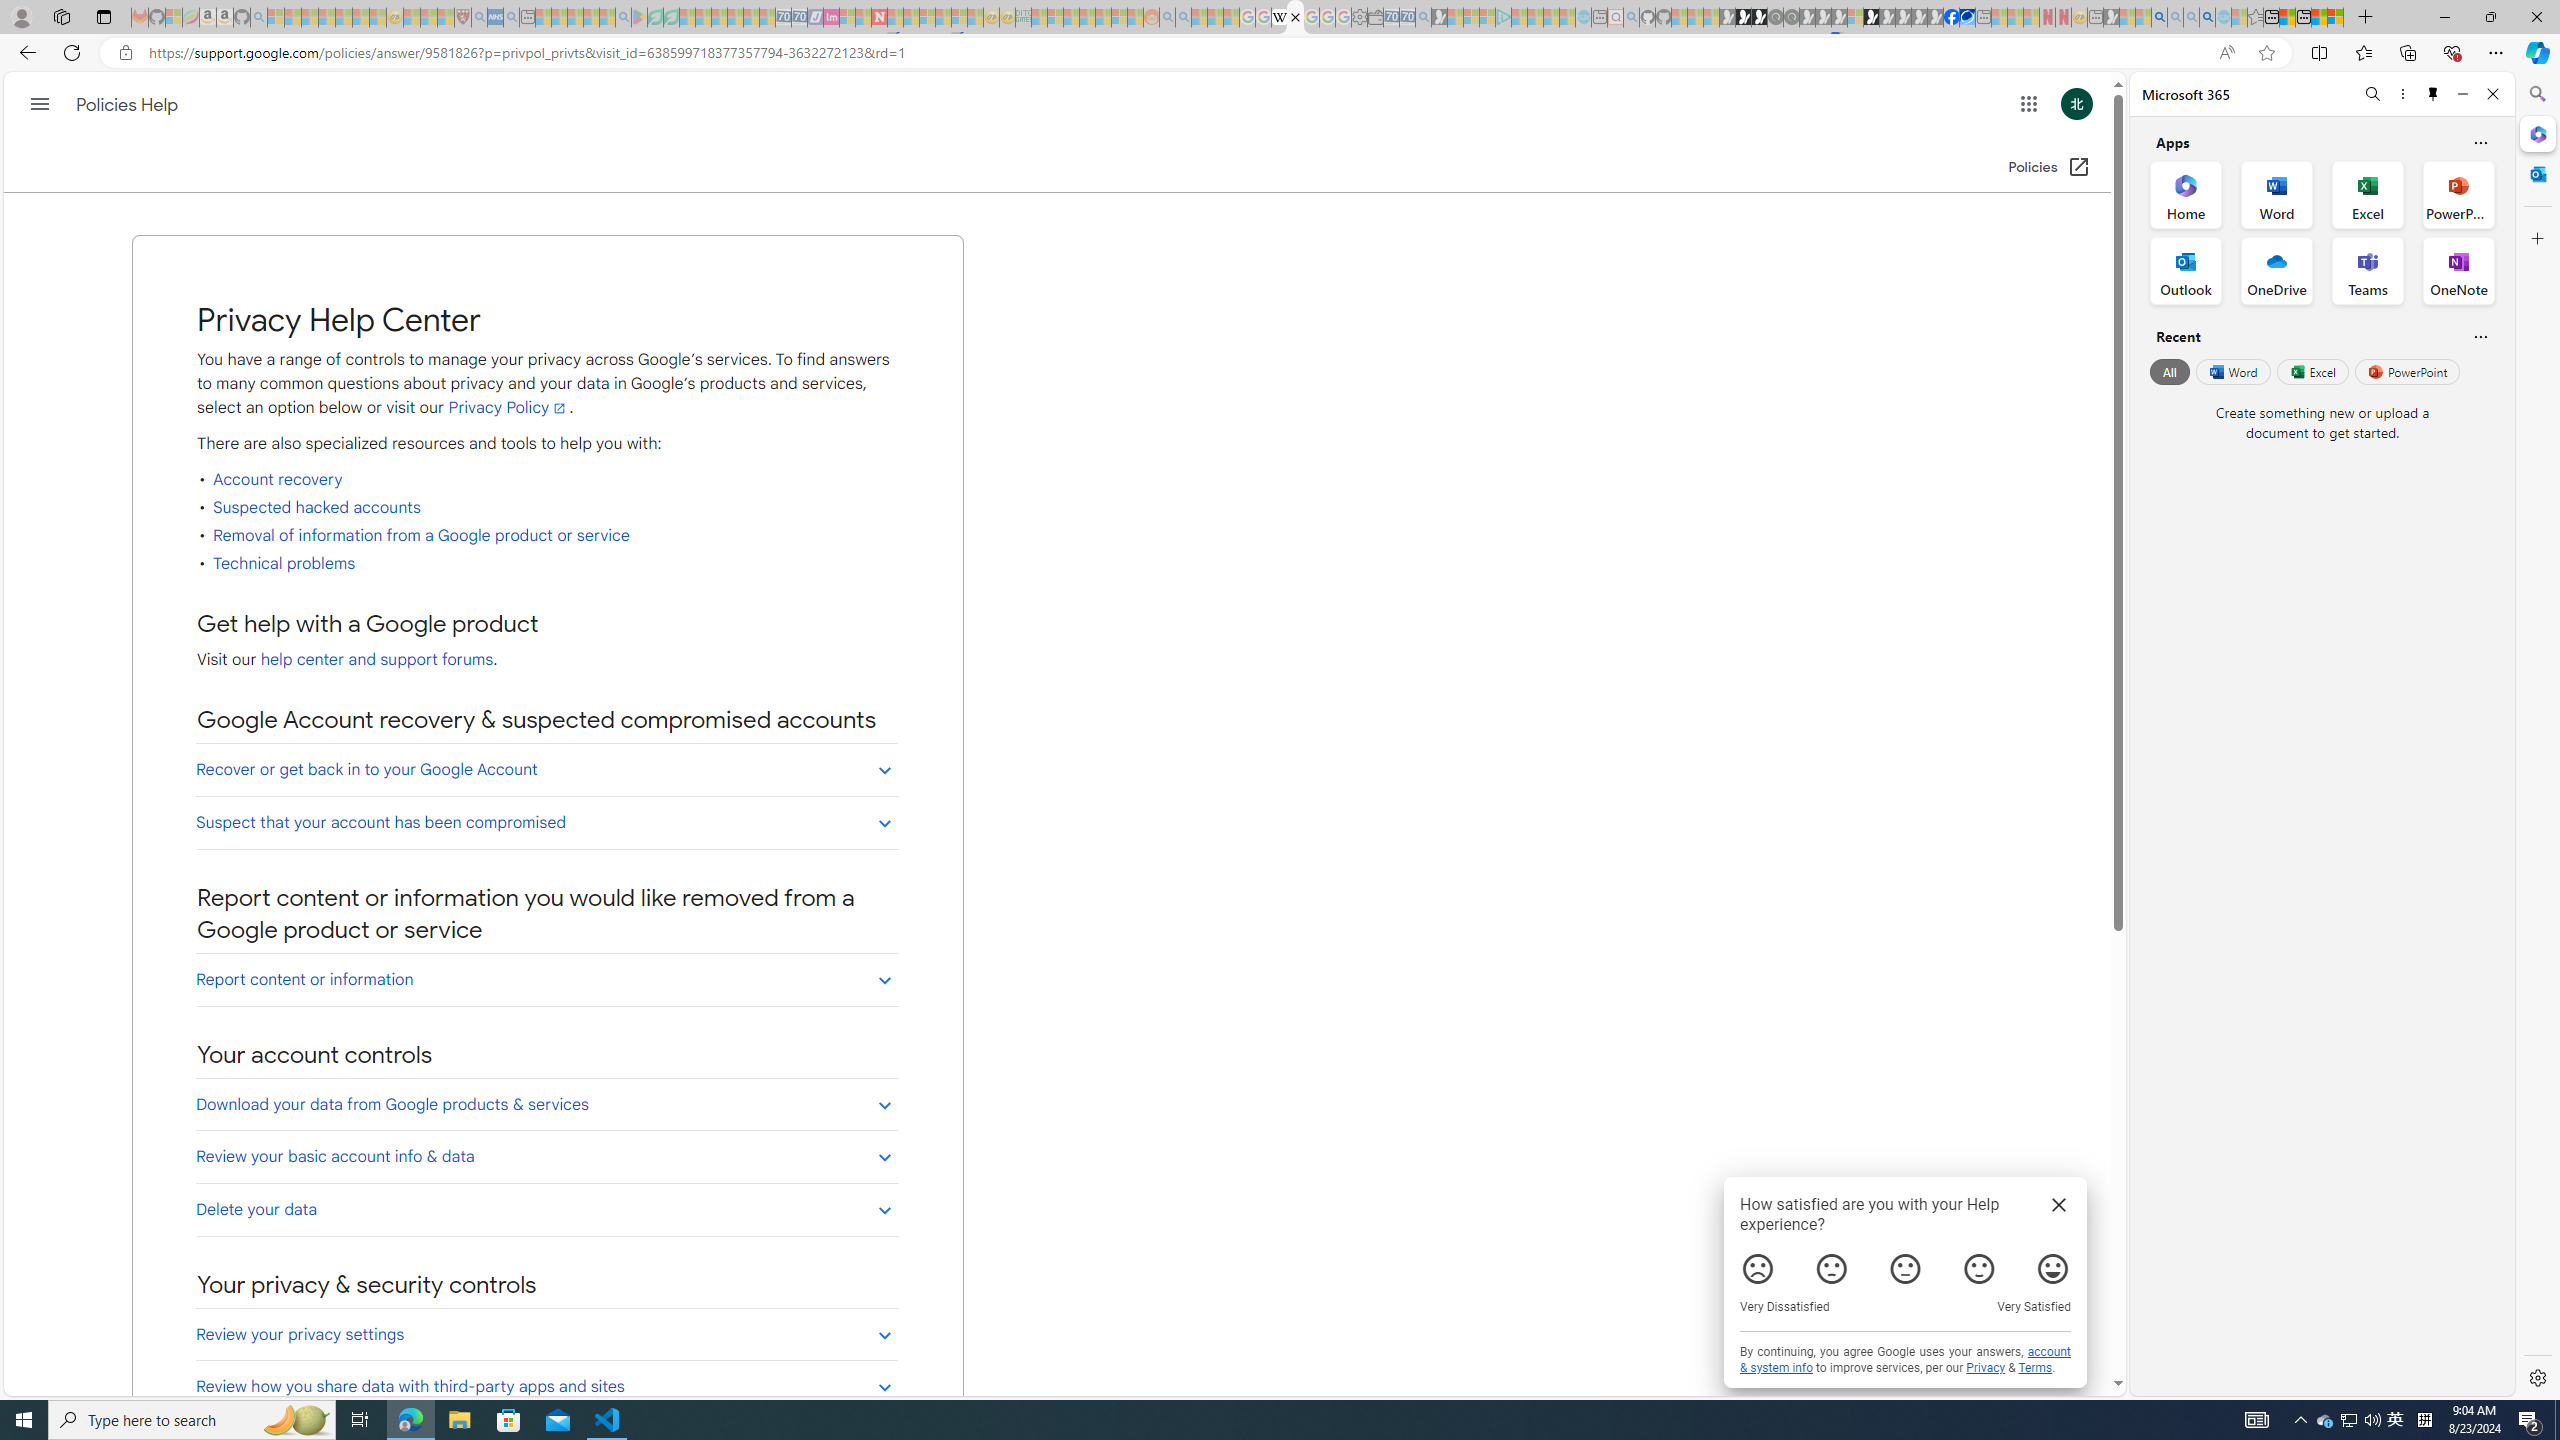 This screenshot has width=2560, height=1440. What do you see at coordinates (2168, 371) in the screenshot?
I see `'All'` at bounding box center [2168, 371].